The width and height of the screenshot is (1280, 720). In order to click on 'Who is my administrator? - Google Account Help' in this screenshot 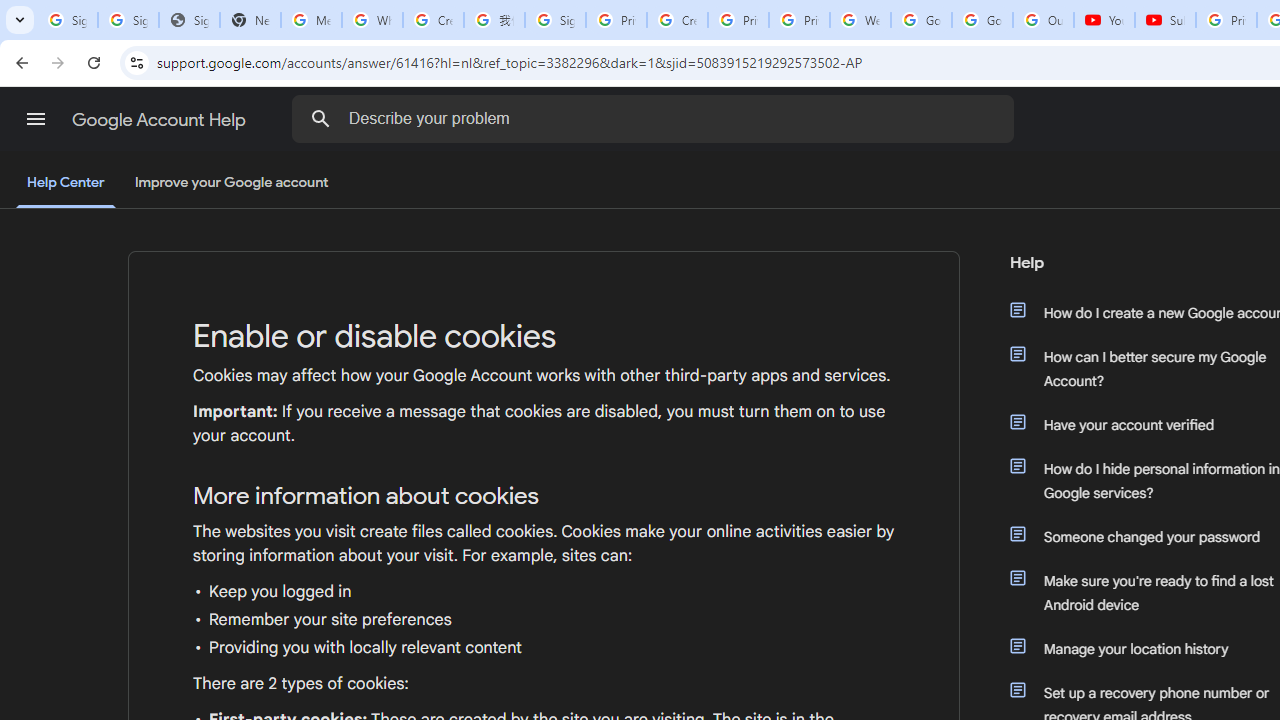, I will do `click(372, 20)`.